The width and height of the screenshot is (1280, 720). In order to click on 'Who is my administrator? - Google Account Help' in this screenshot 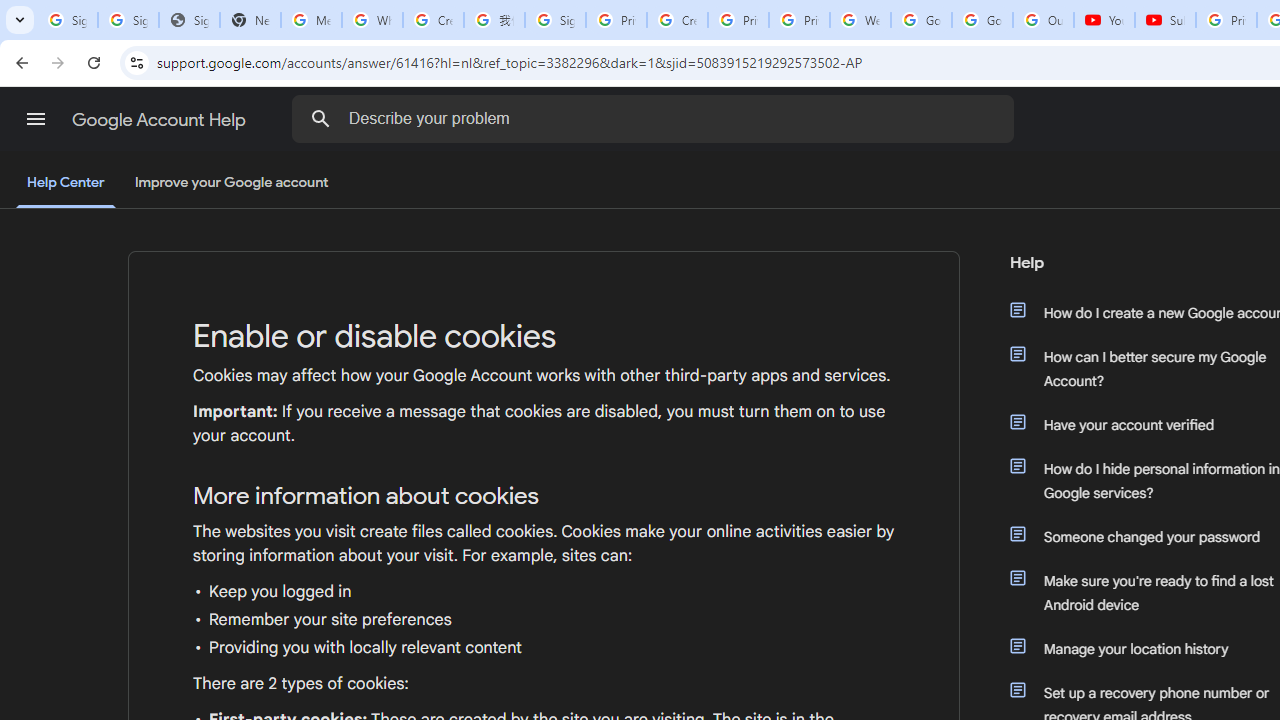, I will do `click(372, 20)`.